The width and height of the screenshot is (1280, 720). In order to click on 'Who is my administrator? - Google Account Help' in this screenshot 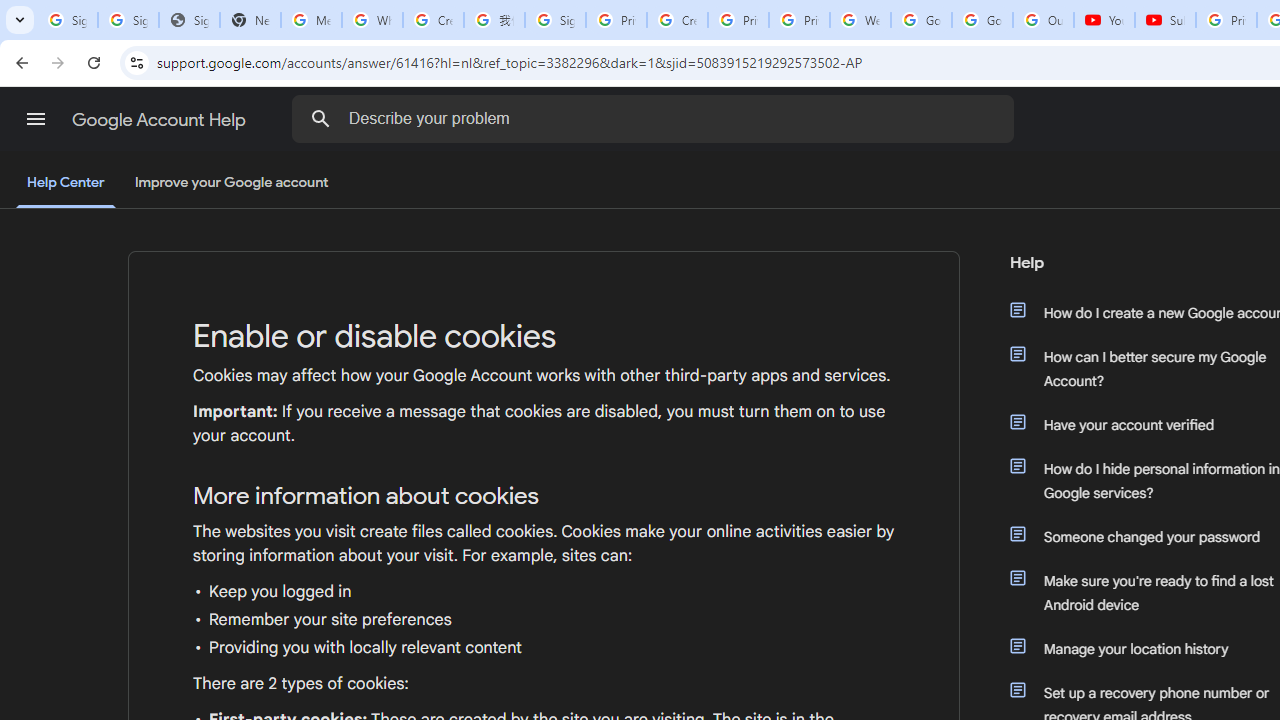, I will do `click(372, 20)`.